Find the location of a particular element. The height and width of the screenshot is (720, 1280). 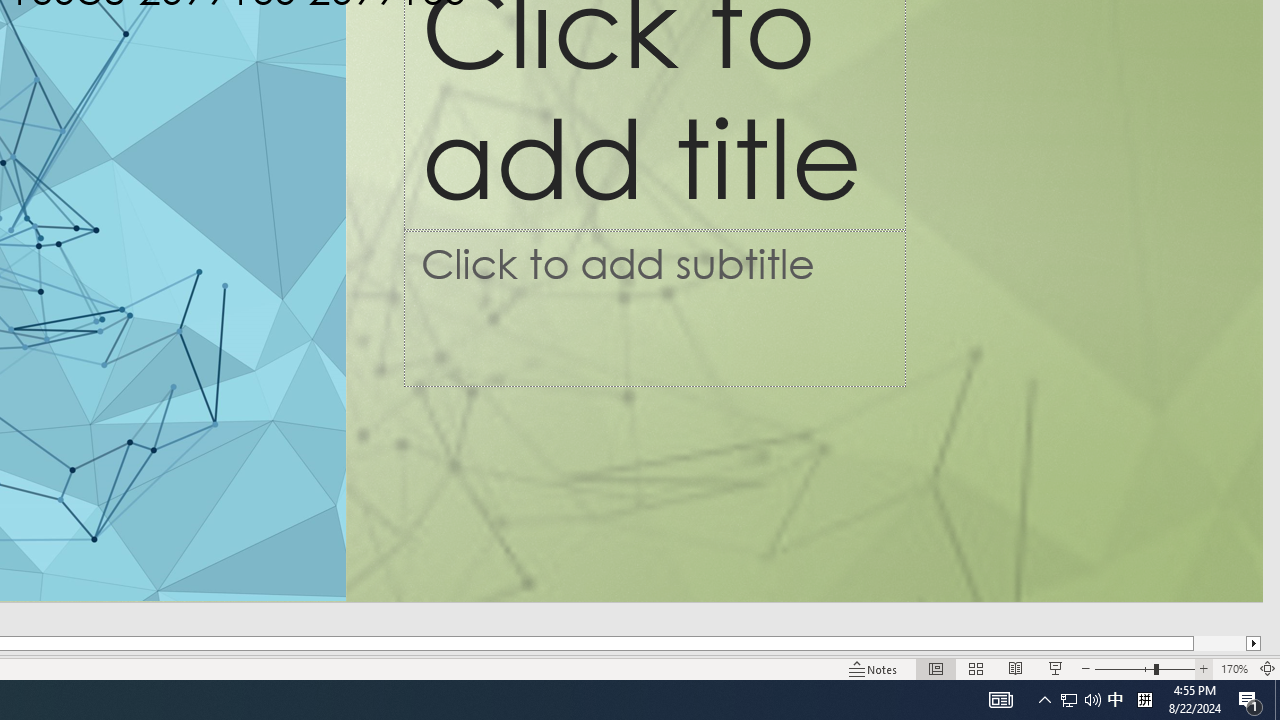

'Reading View' is located at coordinates (1015, 669).